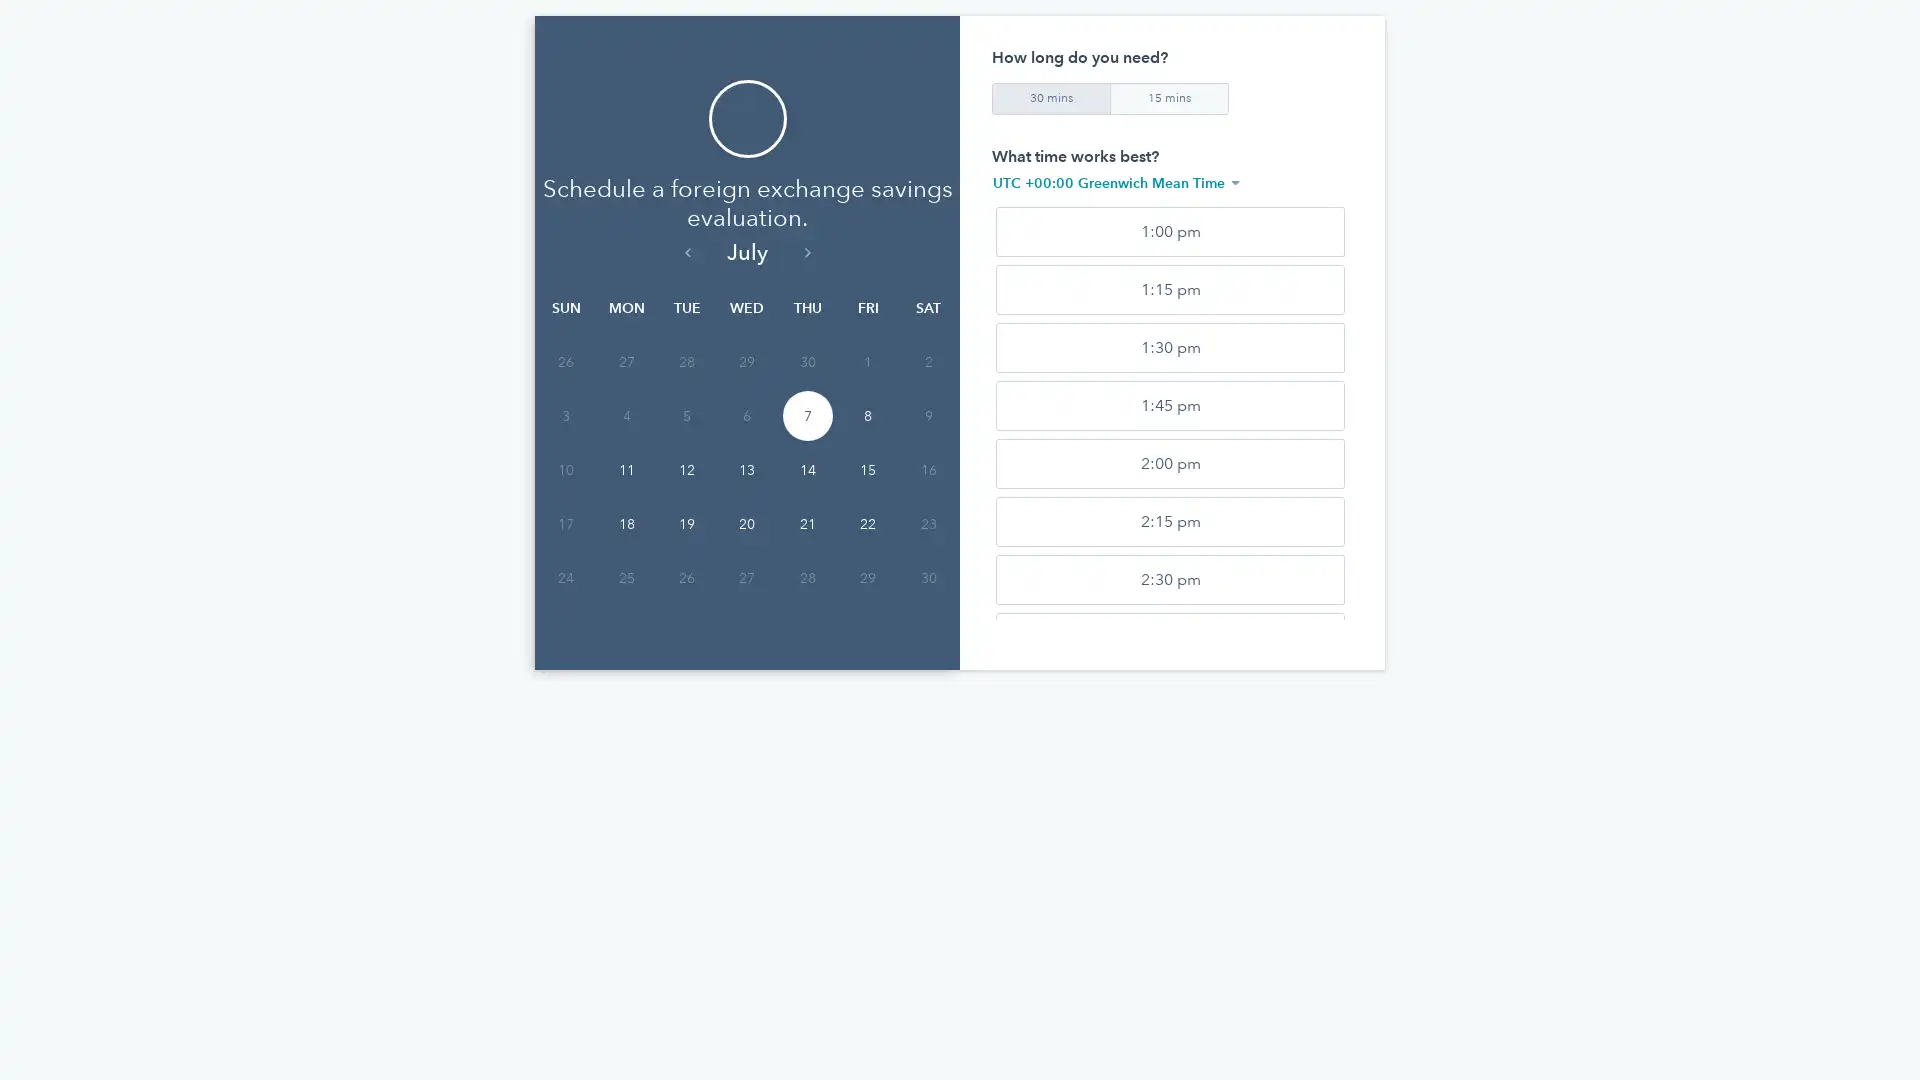 This screenshot has height=1080, width=1920. Describe the element at coordinates (624, 470) in the screenshot. I see `July 11th` at that location.